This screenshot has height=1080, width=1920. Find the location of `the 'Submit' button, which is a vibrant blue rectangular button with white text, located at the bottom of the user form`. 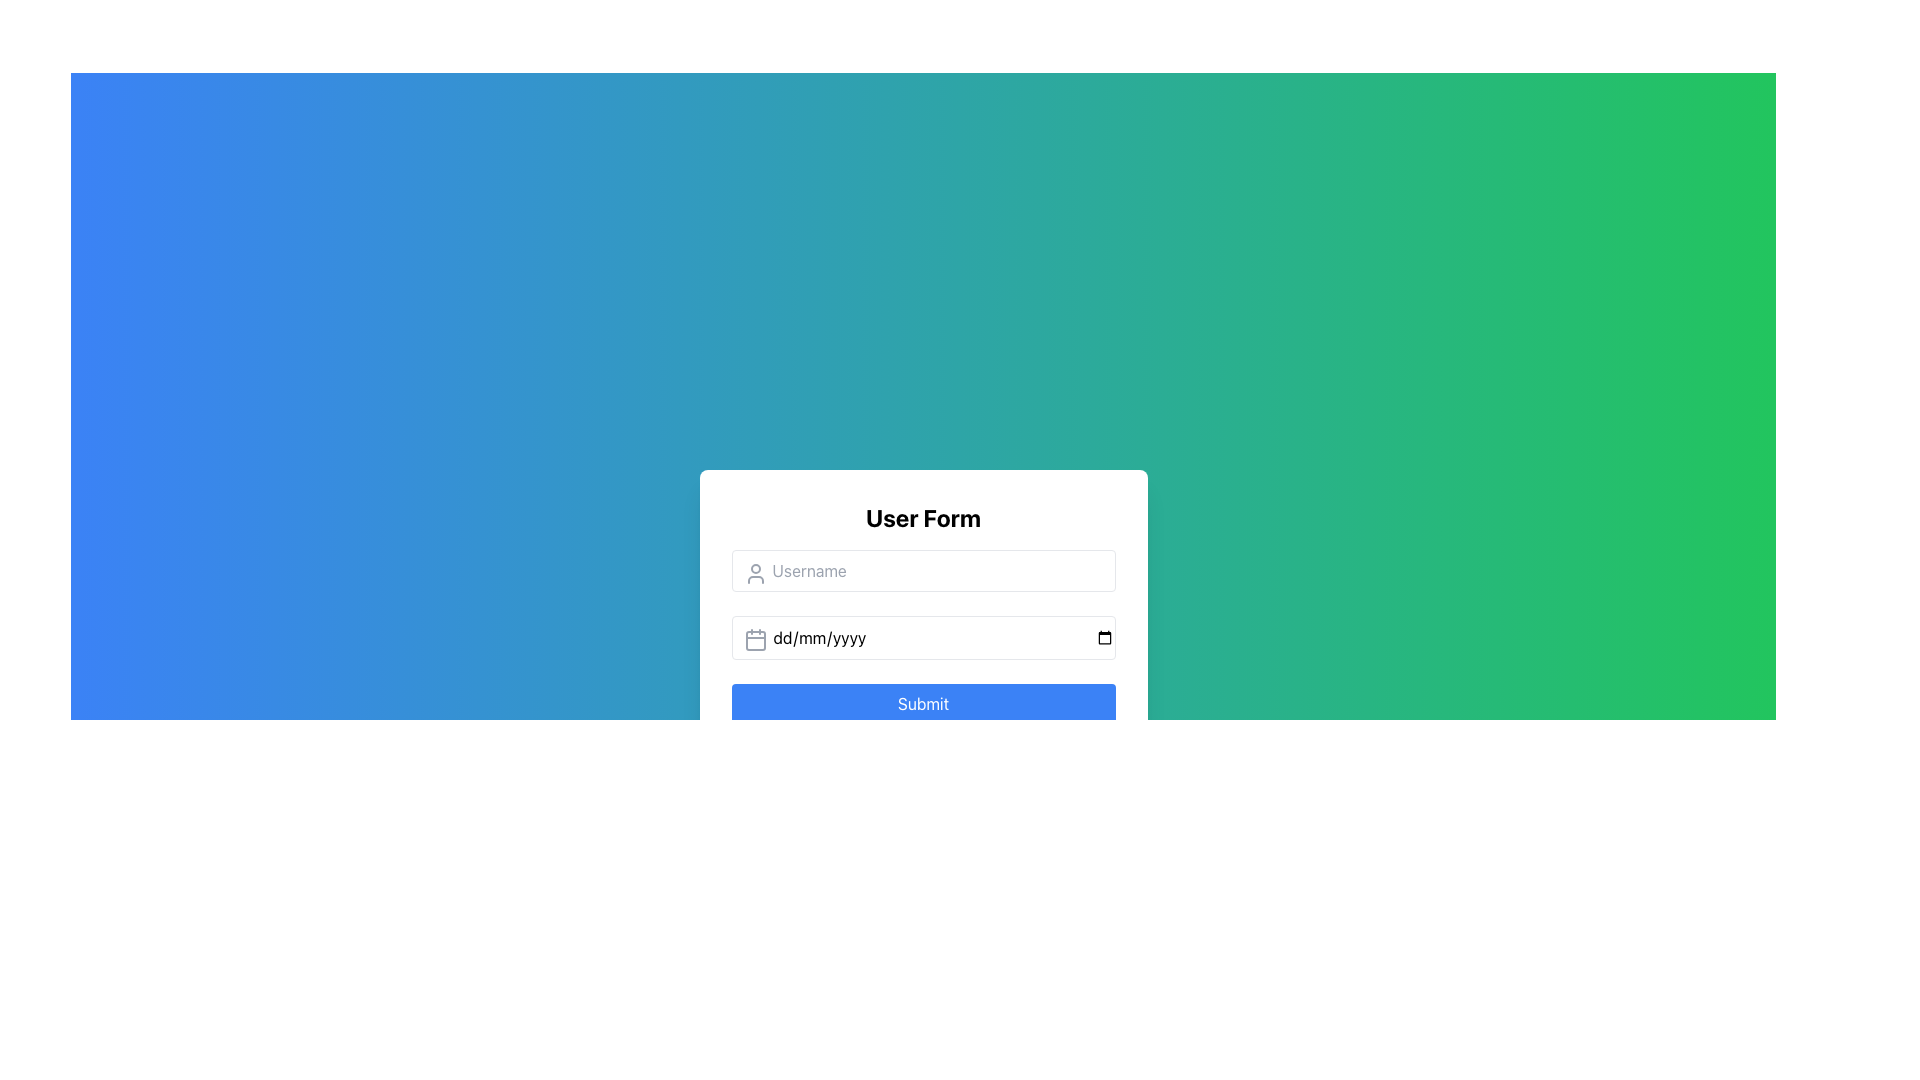

the 'Submit' button, which is a vibrant blue rectangular button with white text, located at the bottom of the user form is located at coordinates (922, 703).